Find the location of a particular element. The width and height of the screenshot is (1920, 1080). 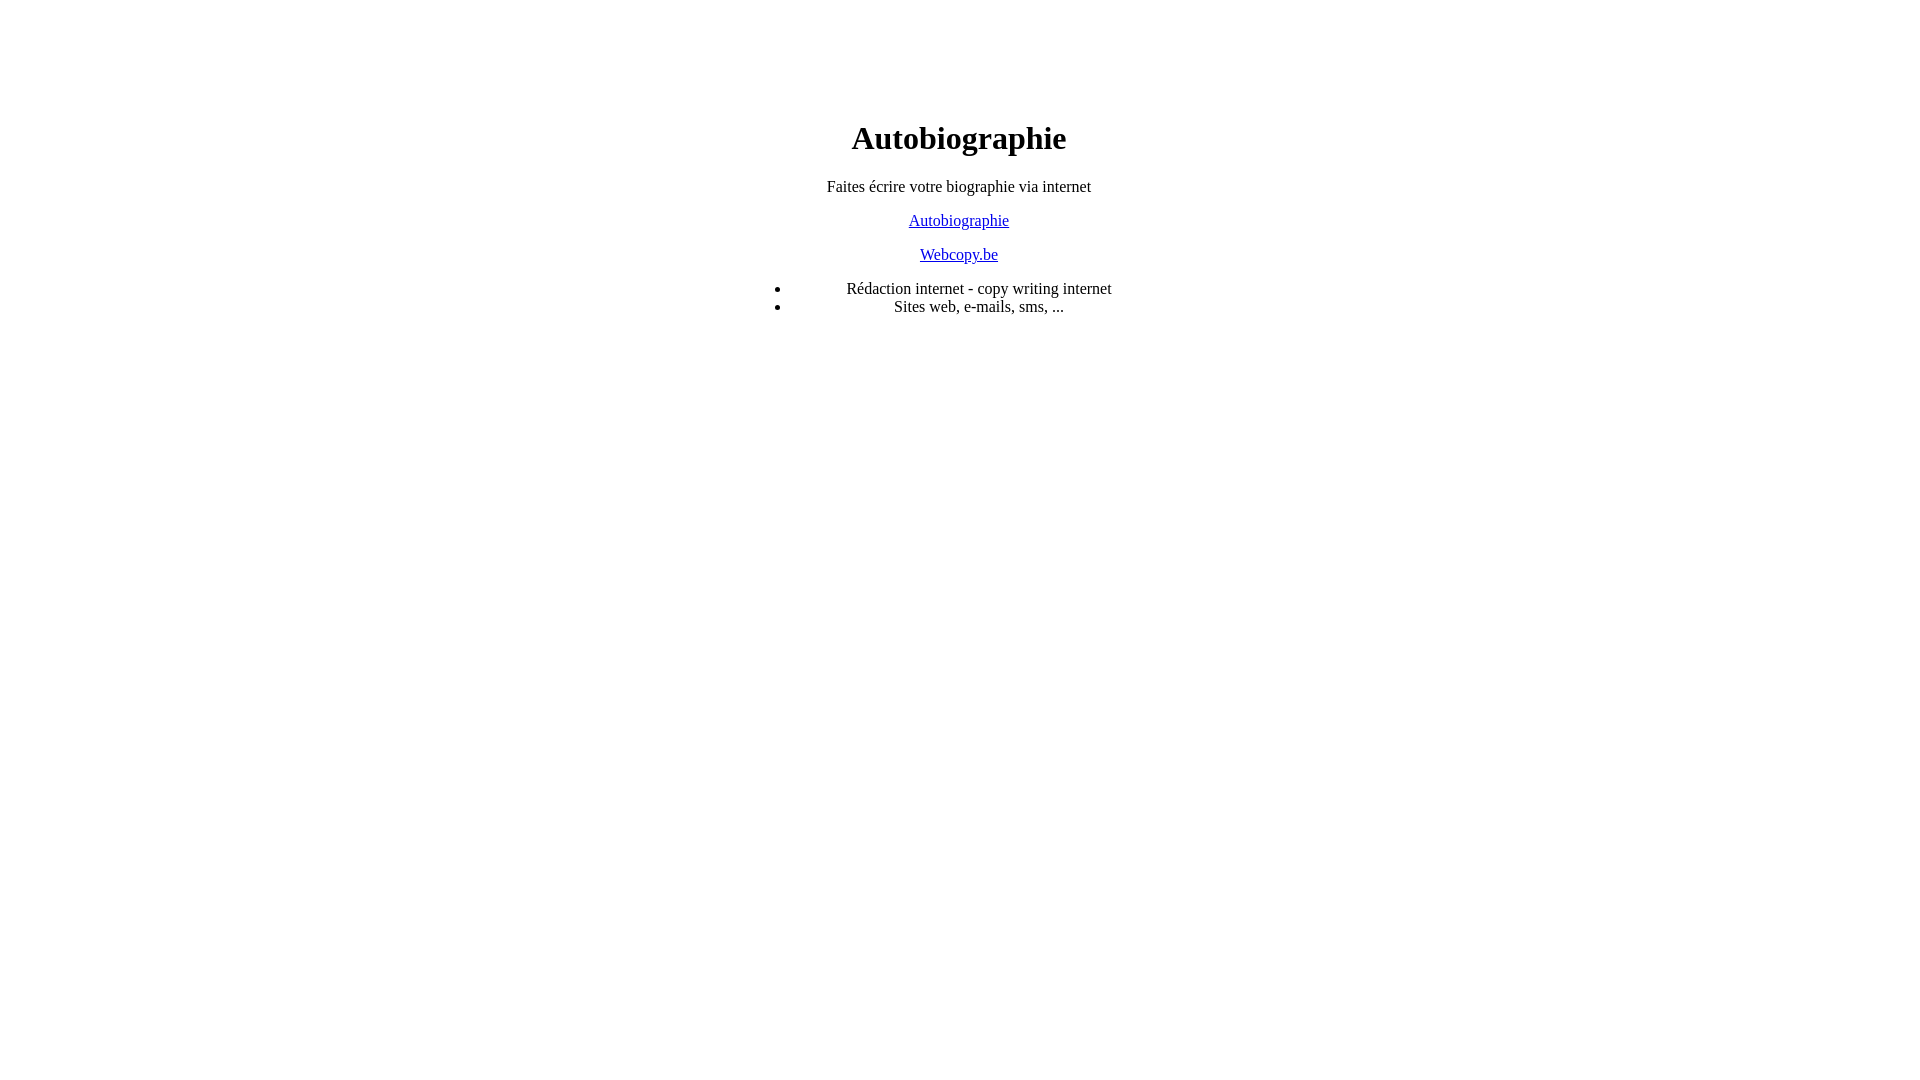

'Autobiographie' is located at coordinates (958, 220).